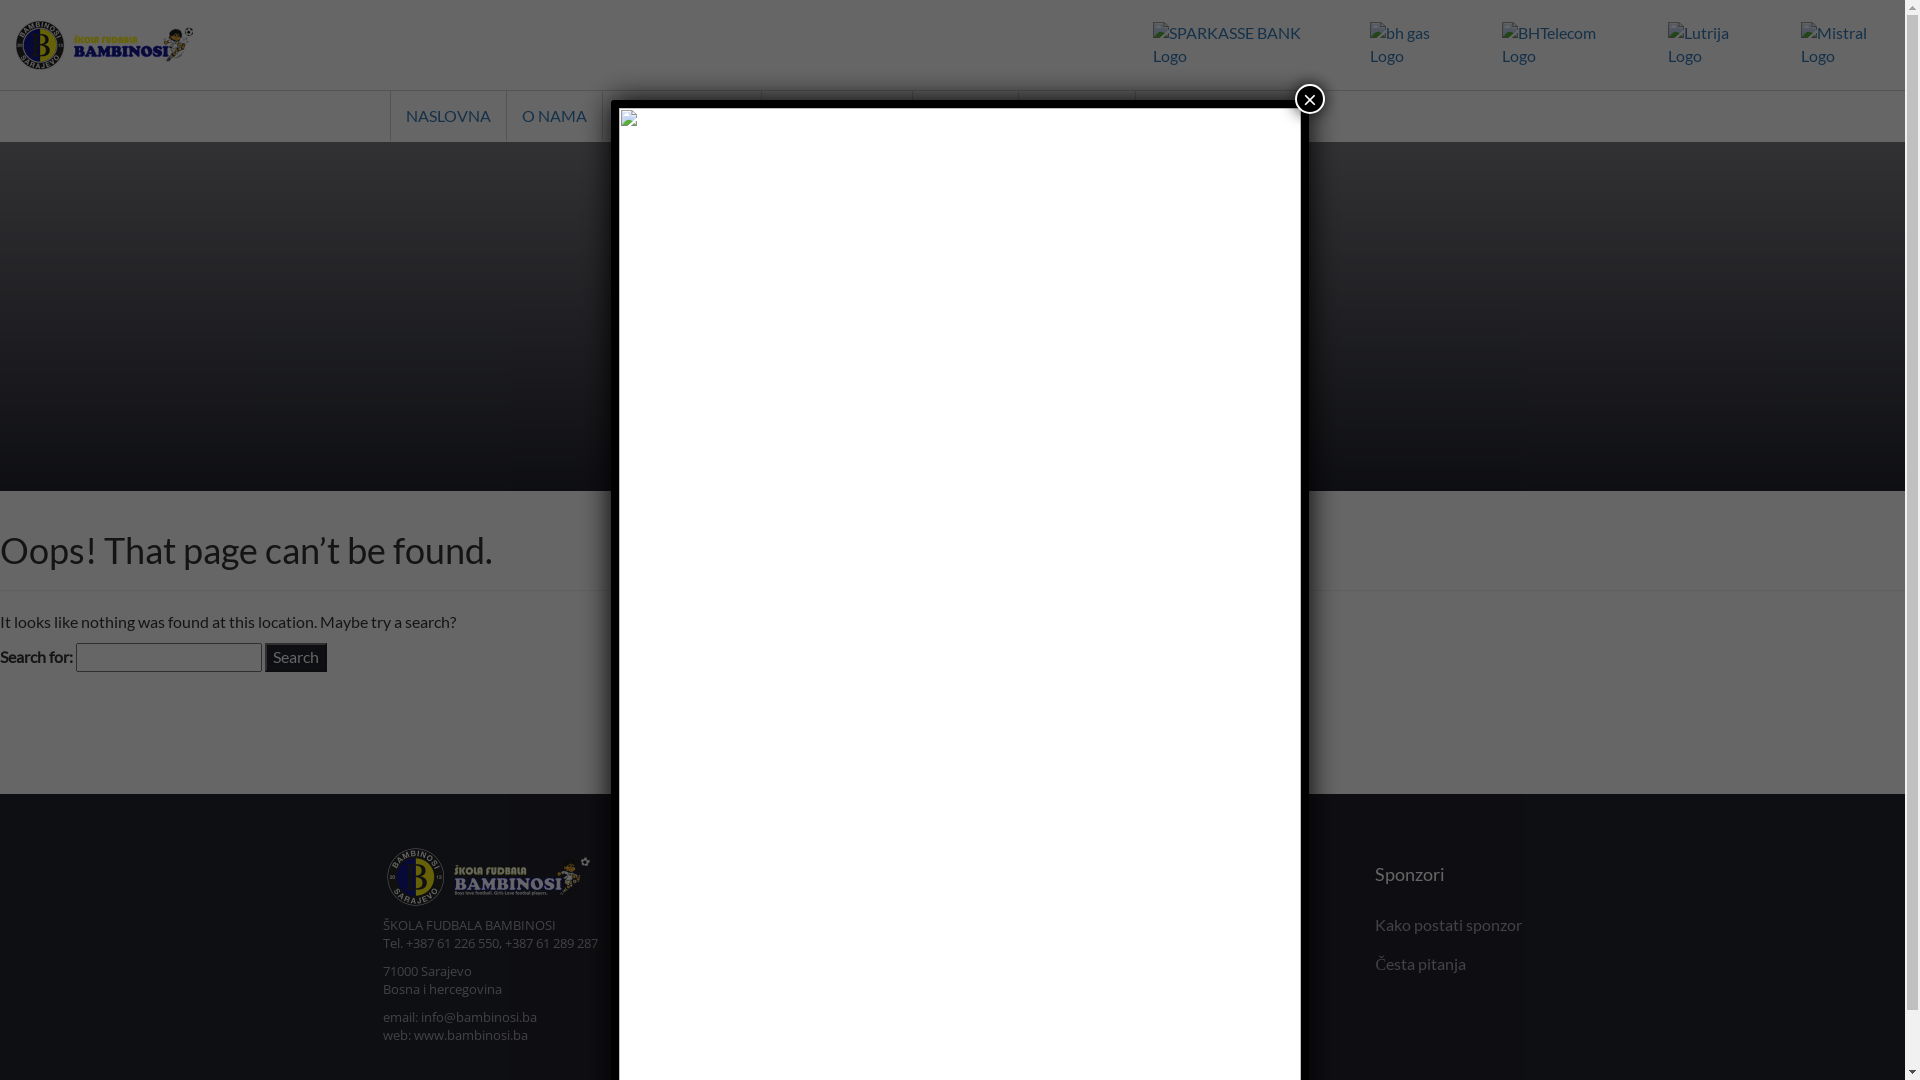  I want to click on 'Kako se upisati', so click(863, 924).